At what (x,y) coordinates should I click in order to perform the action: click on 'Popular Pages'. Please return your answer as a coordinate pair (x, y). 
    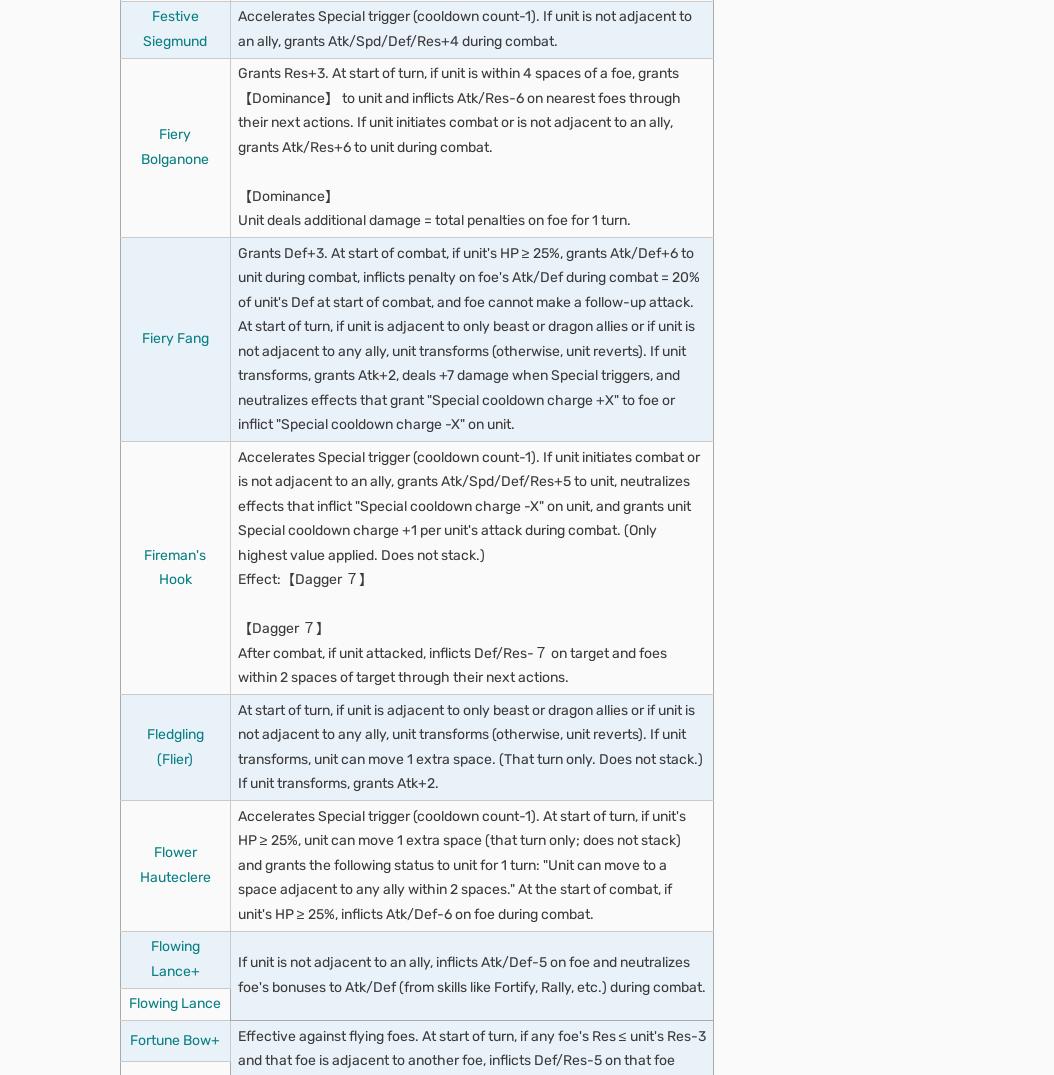
    Looking at the image, I should click on (175, 609).